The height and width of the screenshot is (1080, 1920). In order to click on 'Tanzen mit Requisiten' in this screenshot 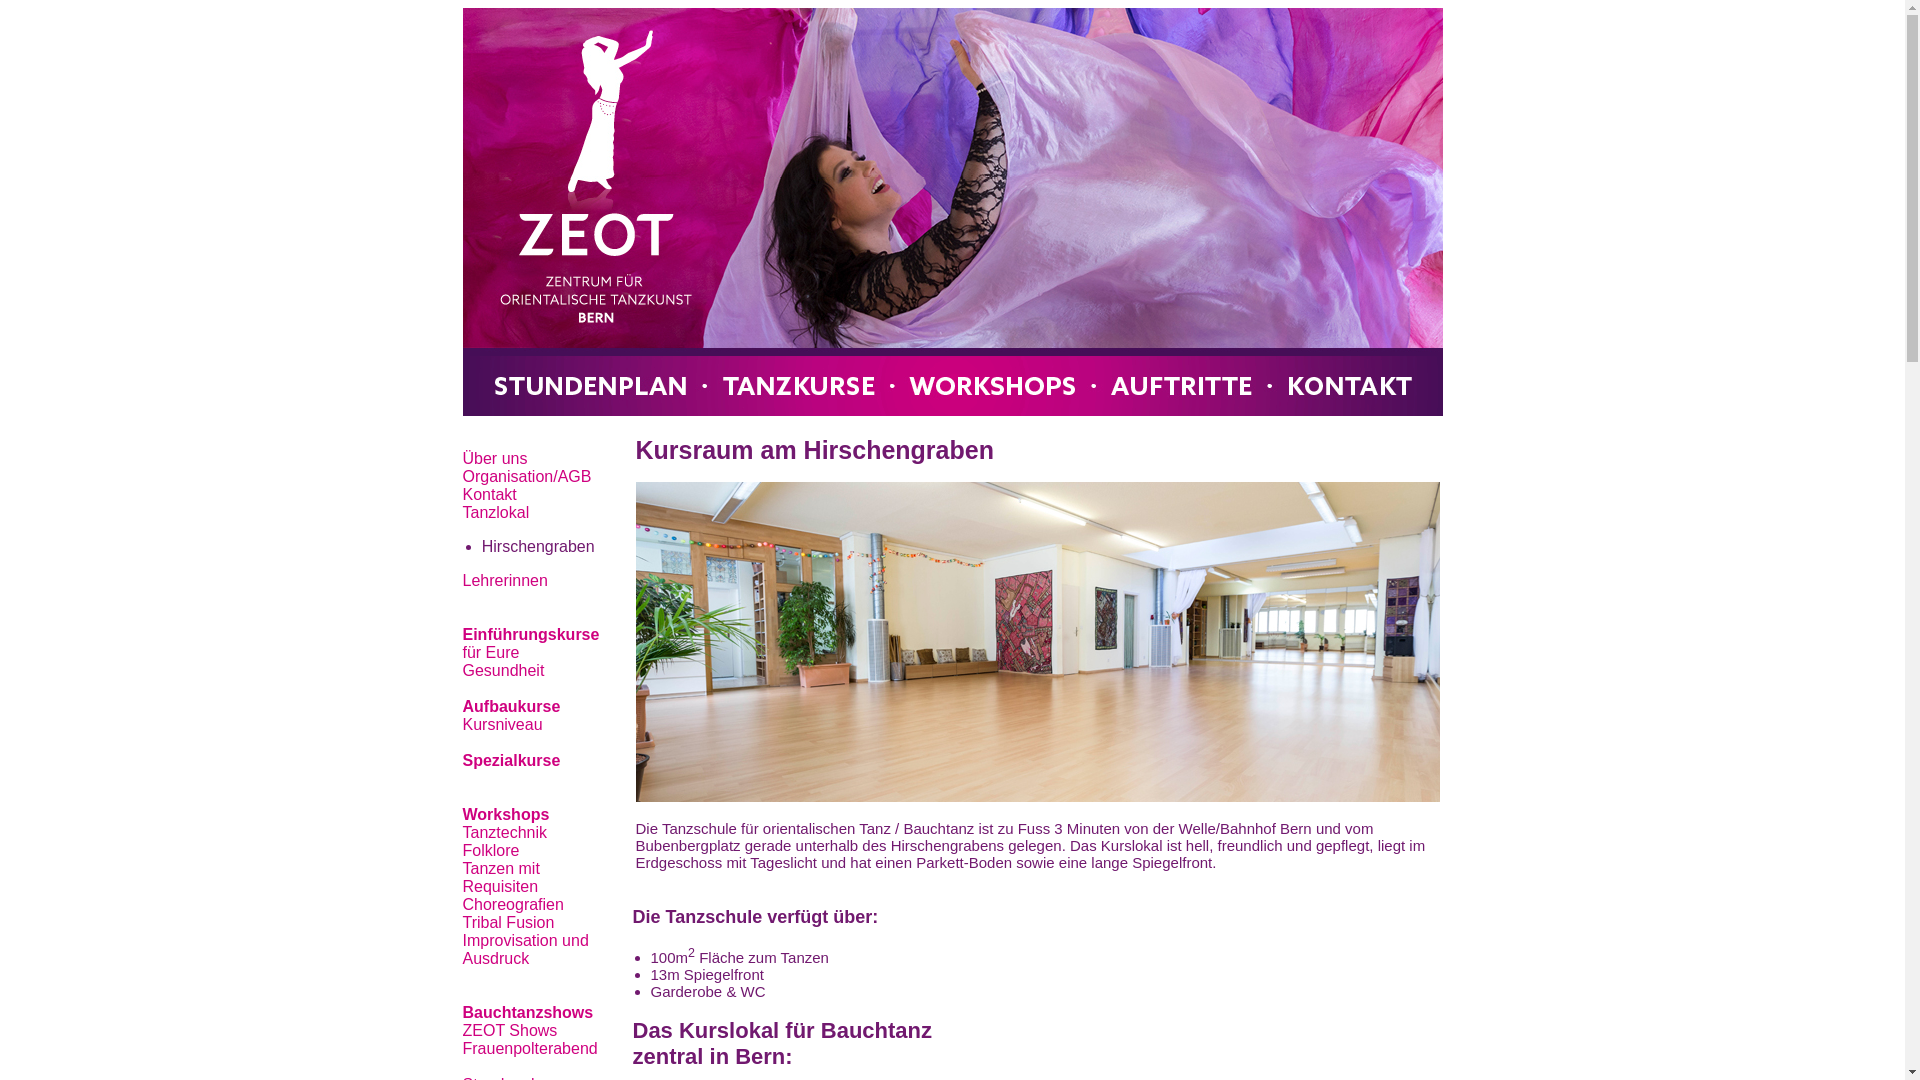, I will do `click(500, 876)`.